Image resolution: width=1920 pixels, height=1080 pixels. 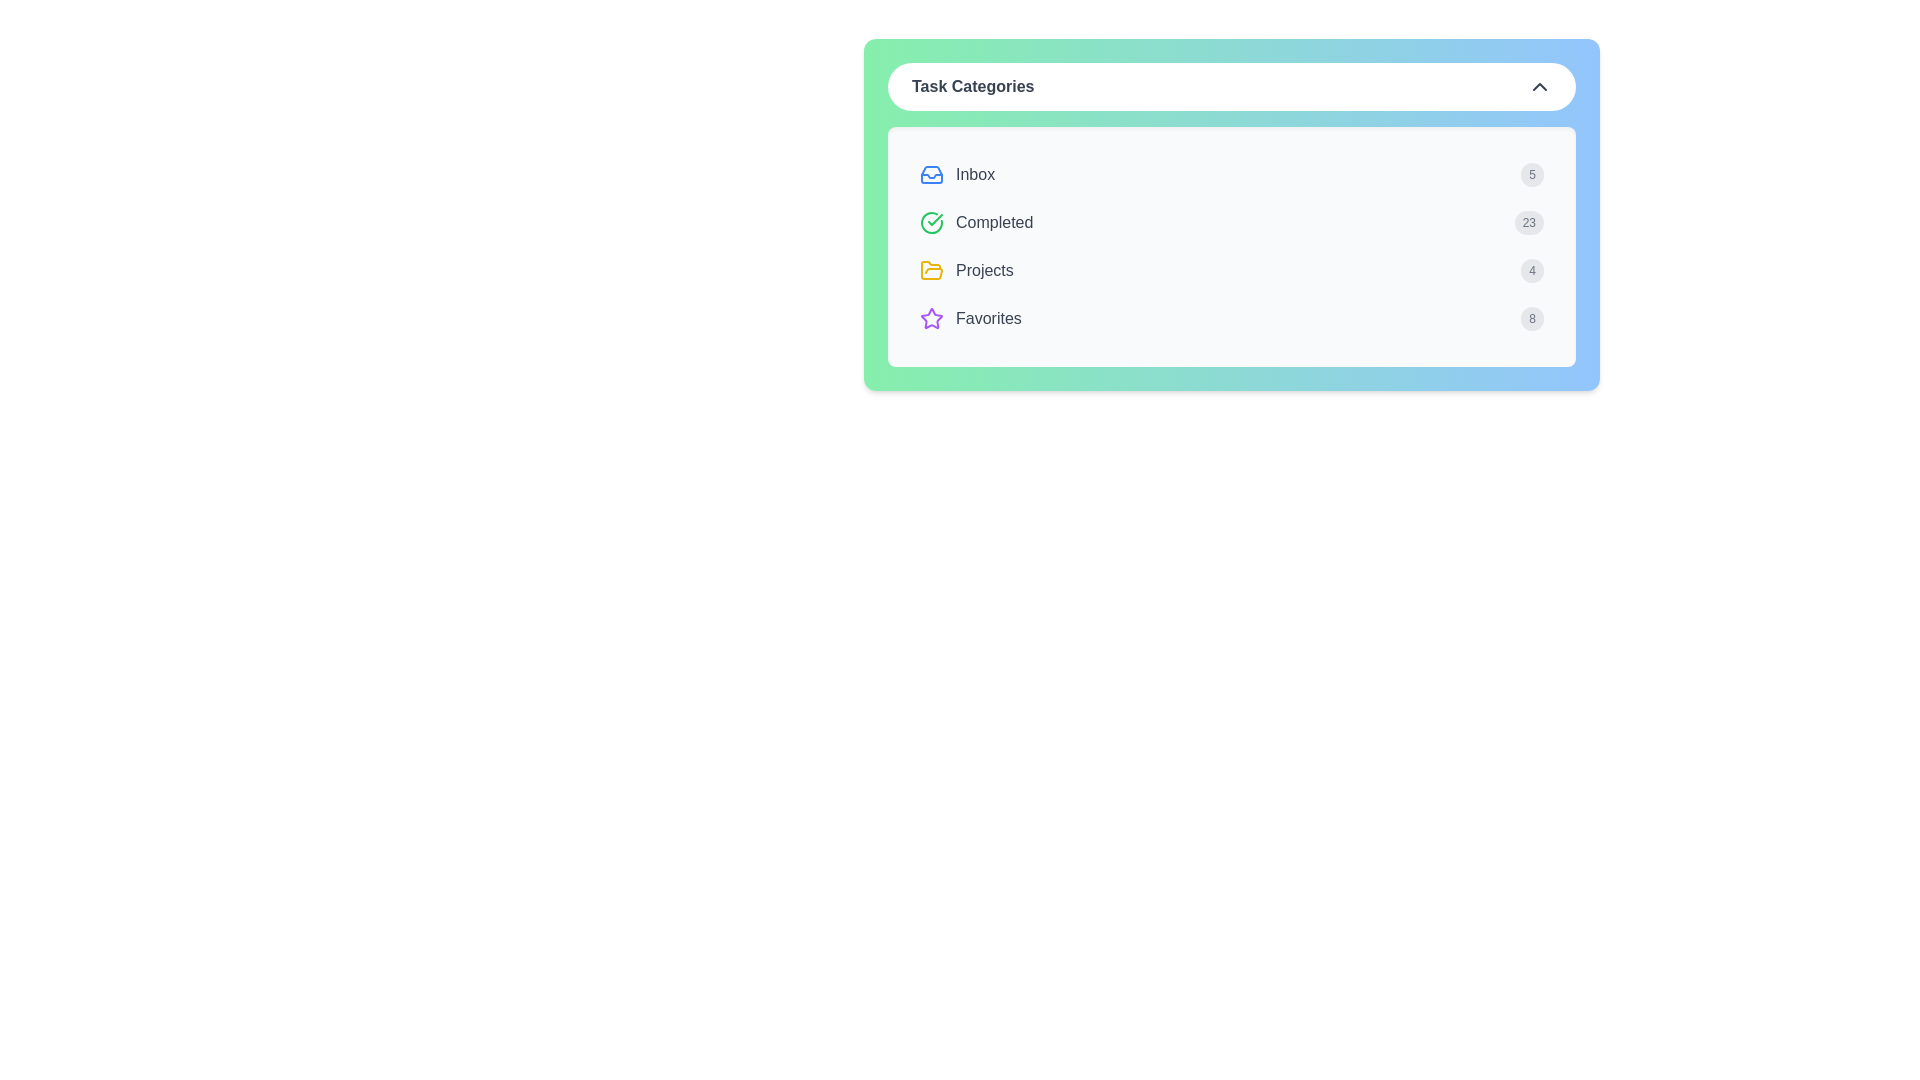 I want to click on information contained in the 'Task Categories' List section that categorizes tasks into 'Inbox,' 'Completed,' 'Projects,' and 'Favorites.', so click(x=1231, y=245).